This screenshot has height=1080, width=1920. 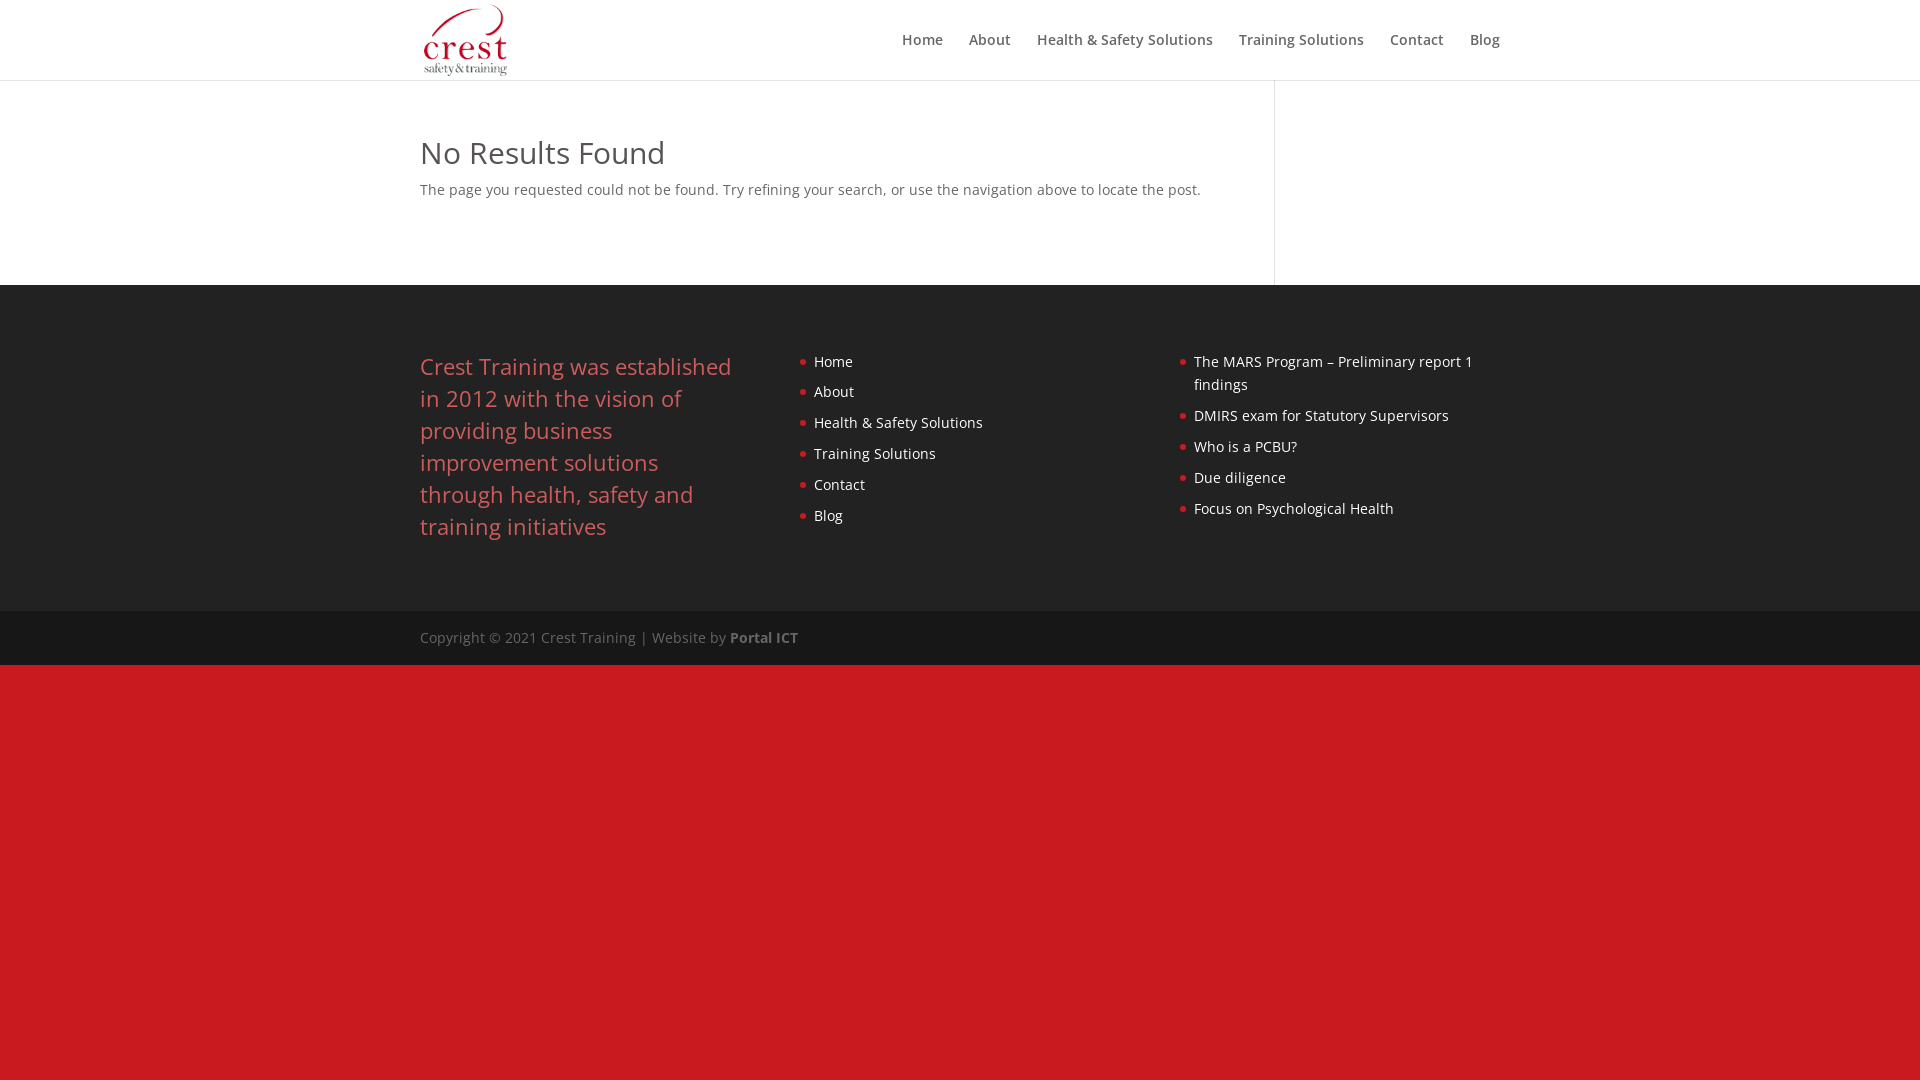 What do you see at coordinates (1238, 477) in the screenshot?
I see `'Due diligence'` at bounding box center [1238, 477].